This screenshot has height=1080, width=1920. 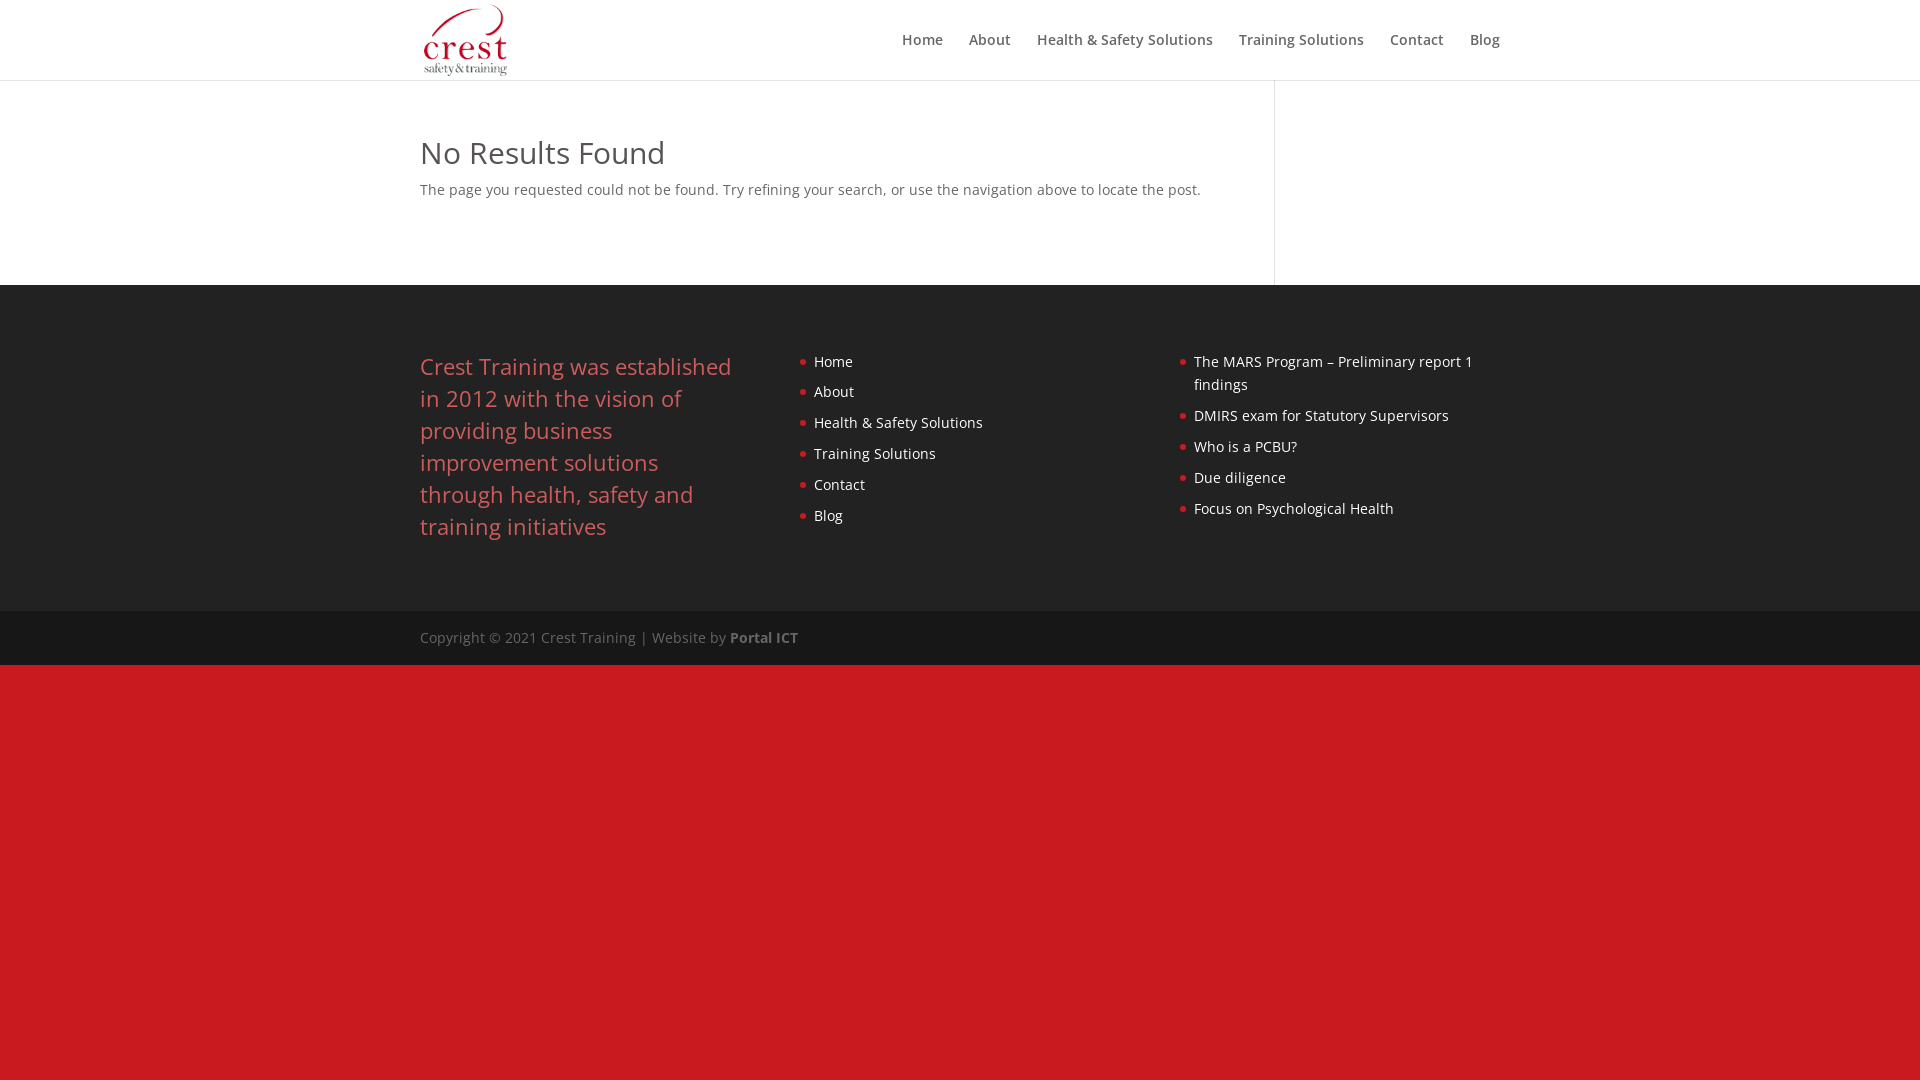 What do you see at coordinates (1238, 477) in the screenshot?
I see `'Due diligence'` at bounding box center [1238, 477].